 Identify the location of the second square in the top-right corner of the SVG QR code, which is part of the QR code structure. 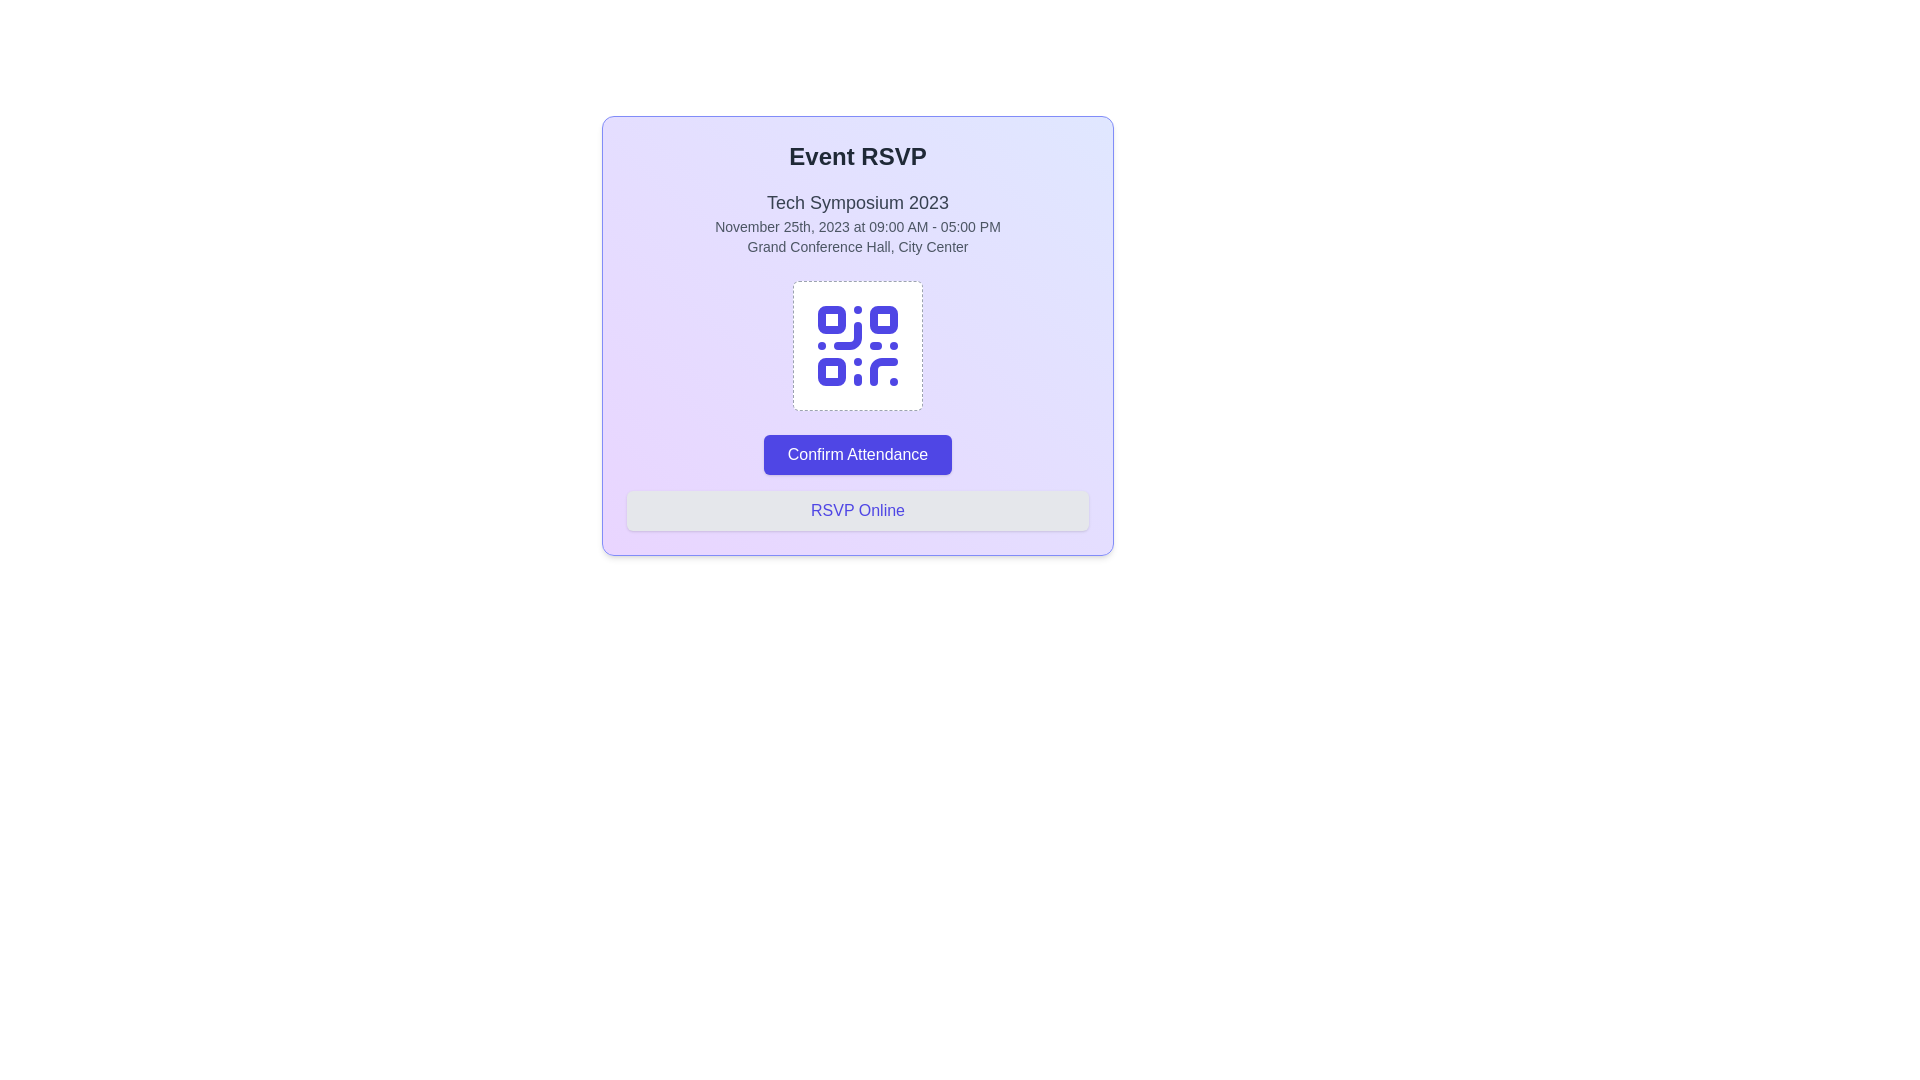
(882, 319).